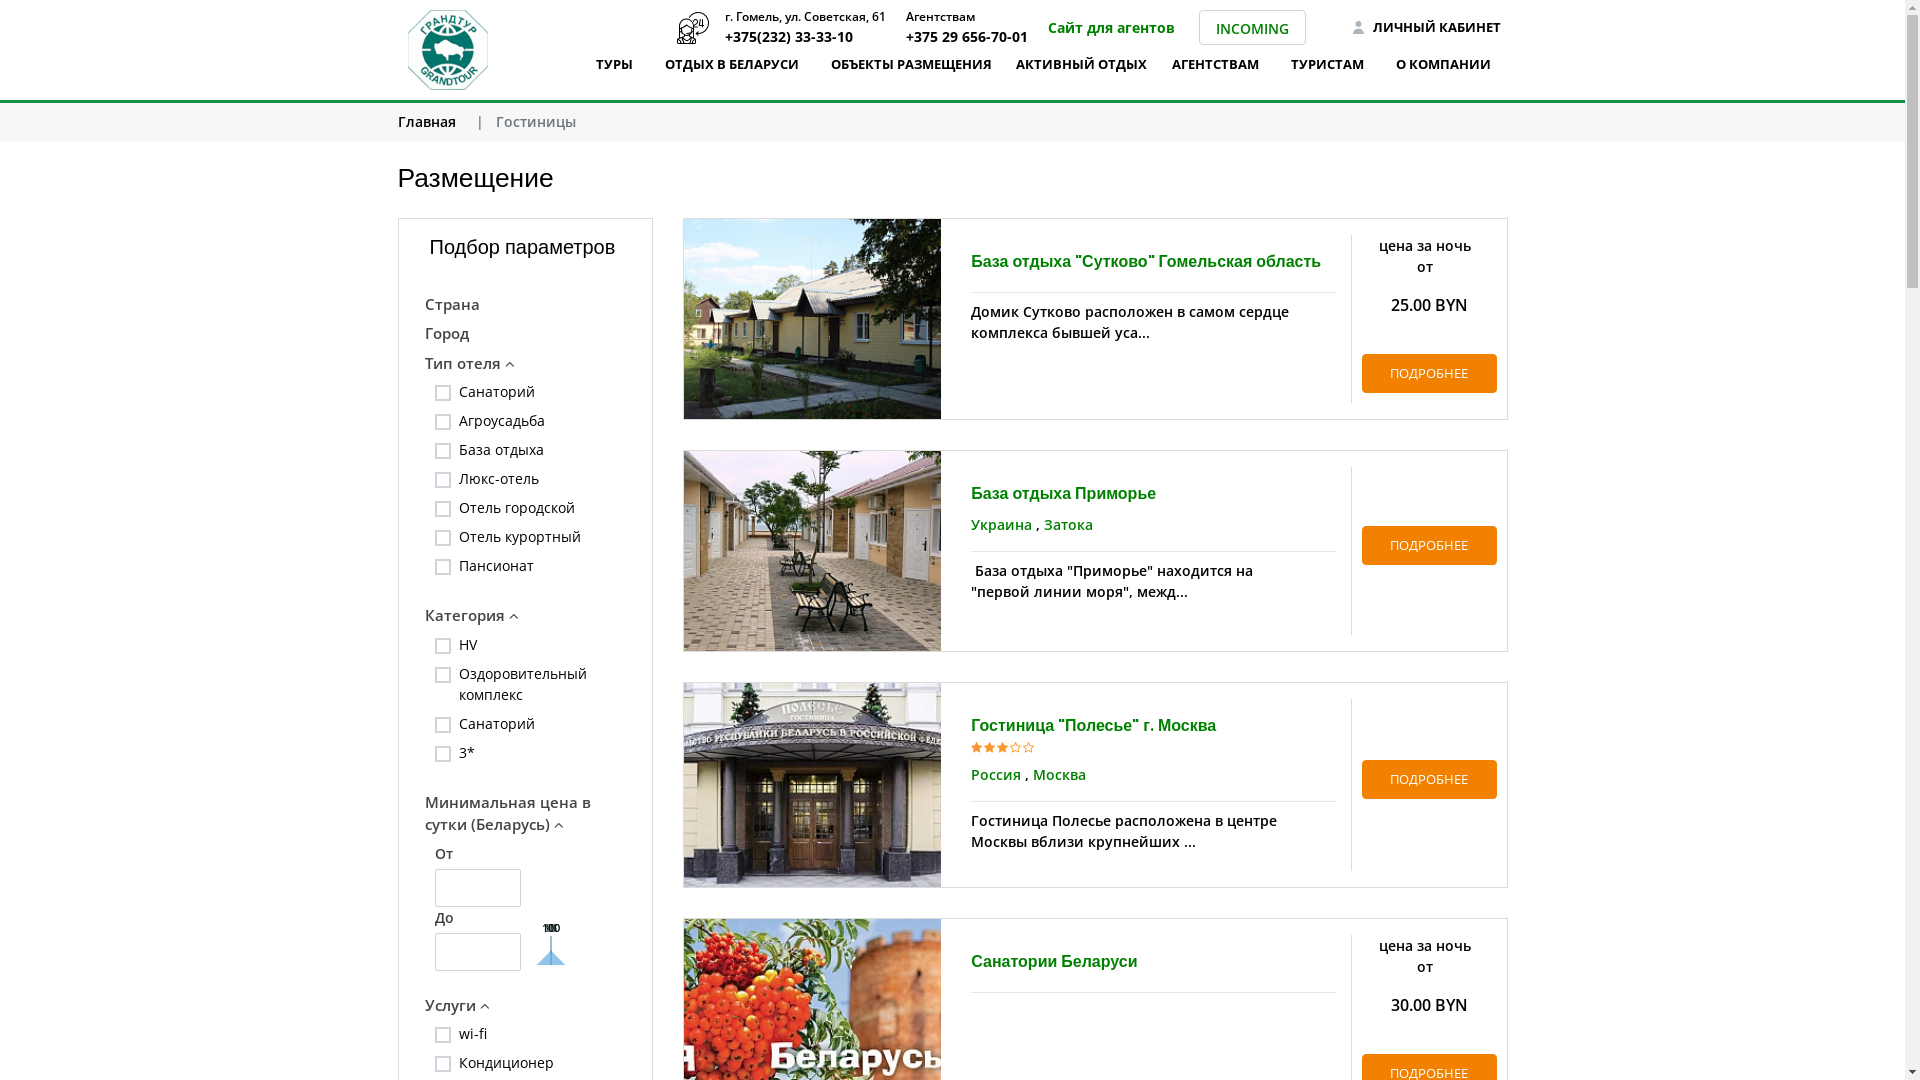  What do you see at coordinates (692, 27) in the screenshot?
I see `'+375(232) 33-33-10'` at bounding box center [692, 27].